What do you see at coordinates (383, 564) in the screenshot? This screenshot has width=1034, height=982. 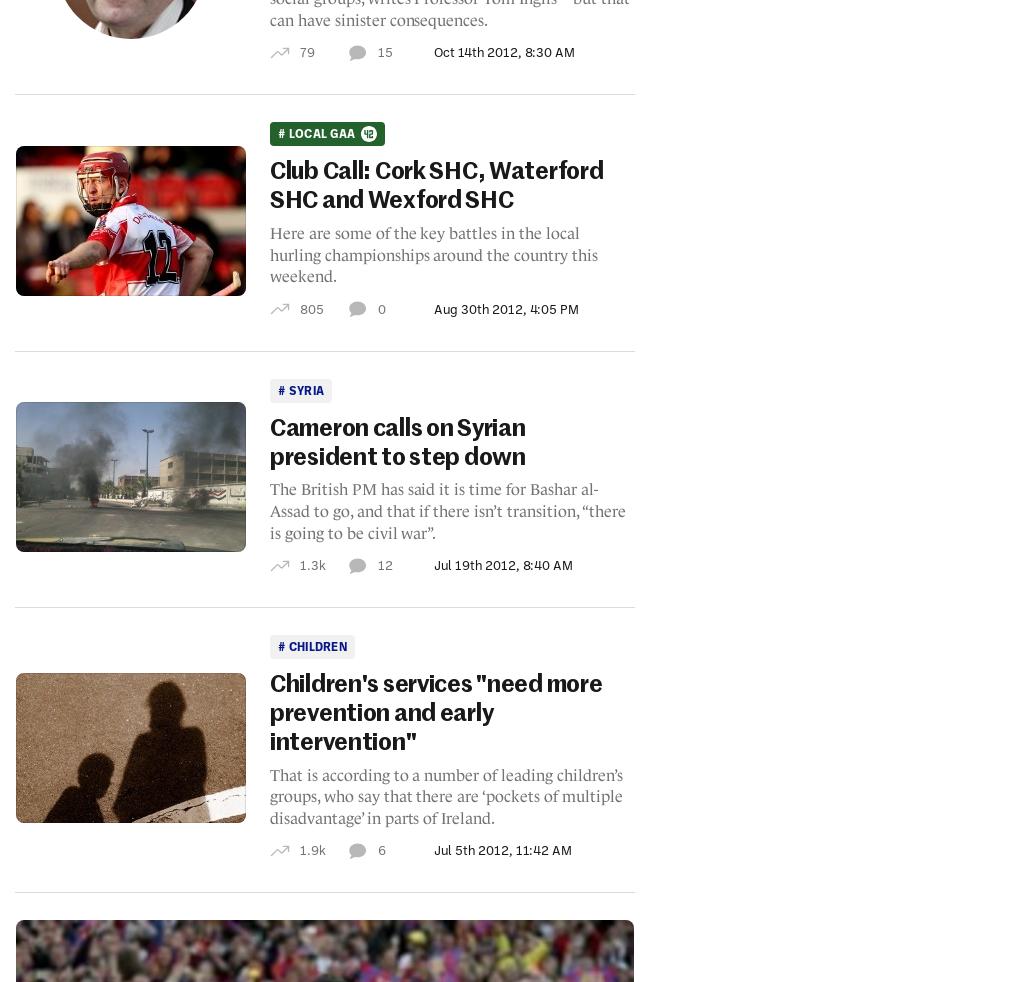 I see `'12'` at bounding box center [383, 564].